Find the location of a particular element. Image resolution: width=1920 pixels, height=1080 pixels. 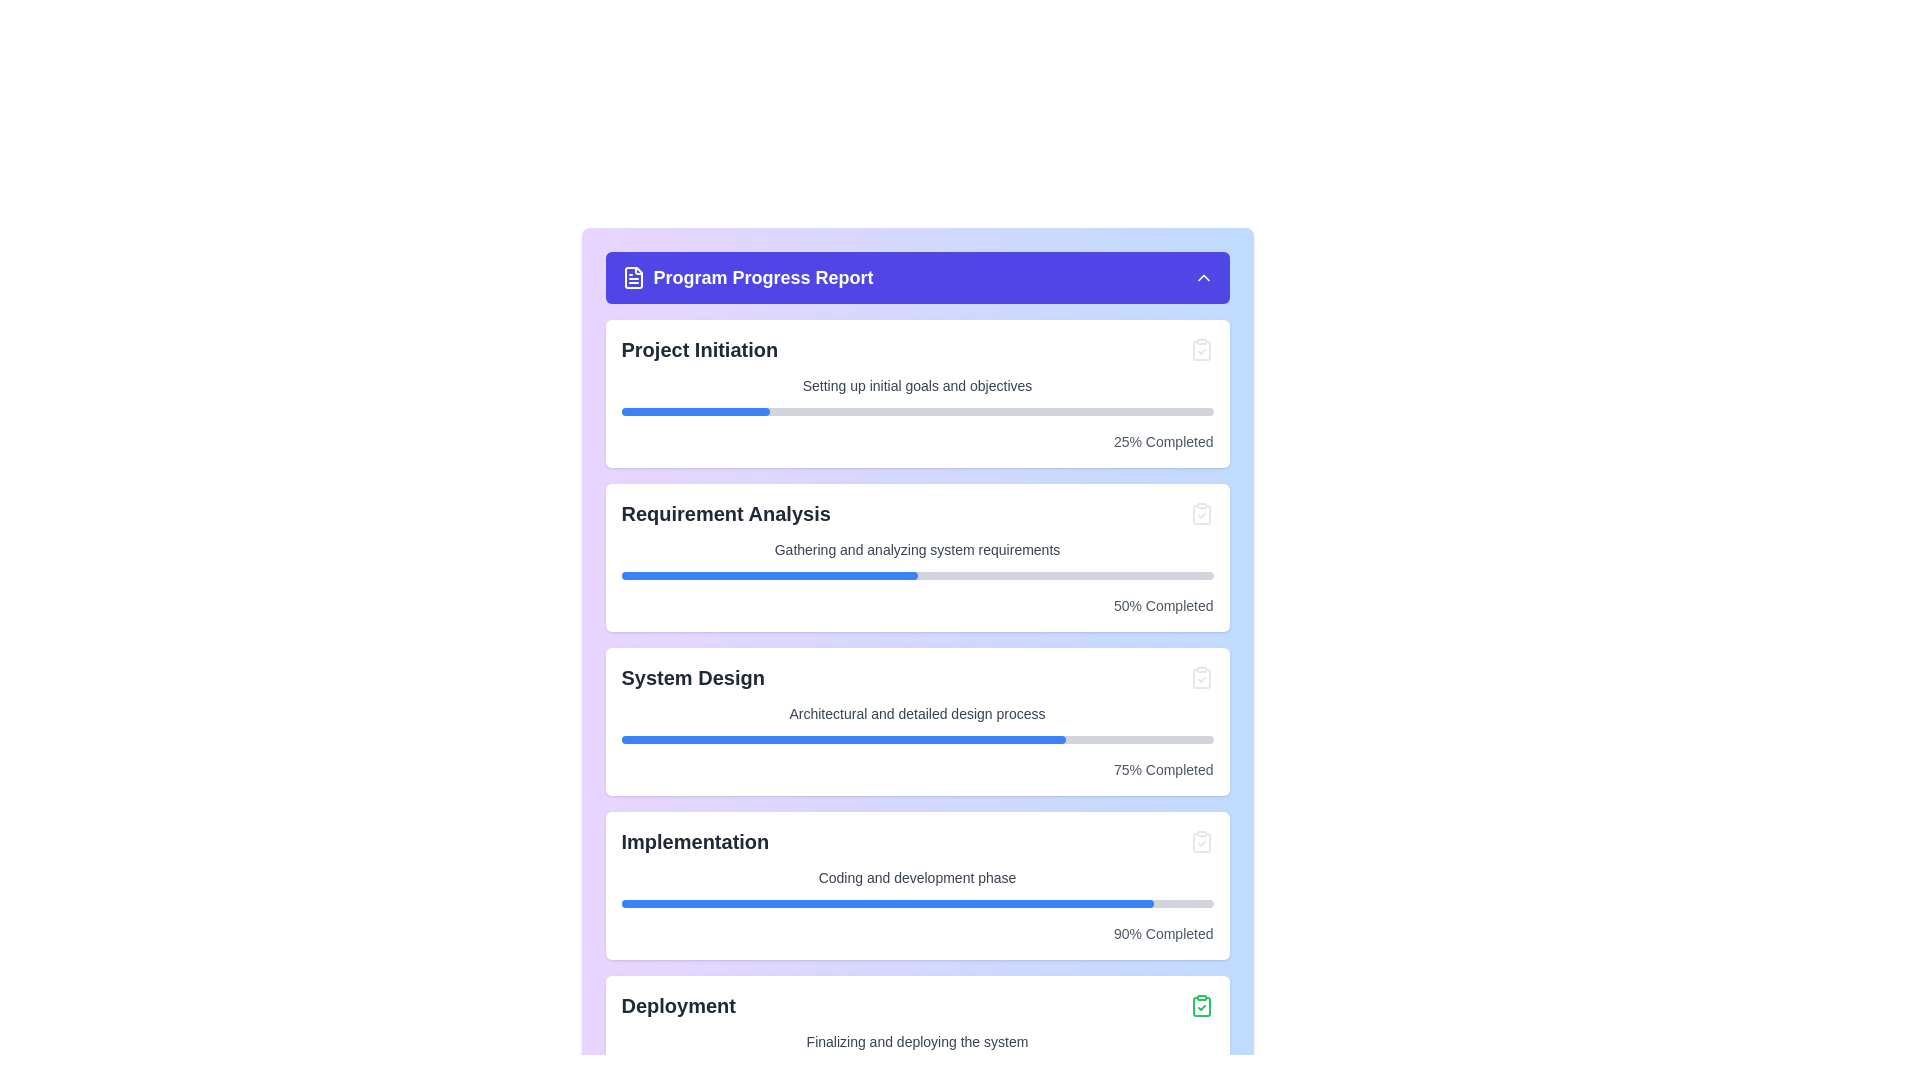

the blue progress bar segment indicating 75% completion within the 'System Design' section is located at coordinates (843, 740).